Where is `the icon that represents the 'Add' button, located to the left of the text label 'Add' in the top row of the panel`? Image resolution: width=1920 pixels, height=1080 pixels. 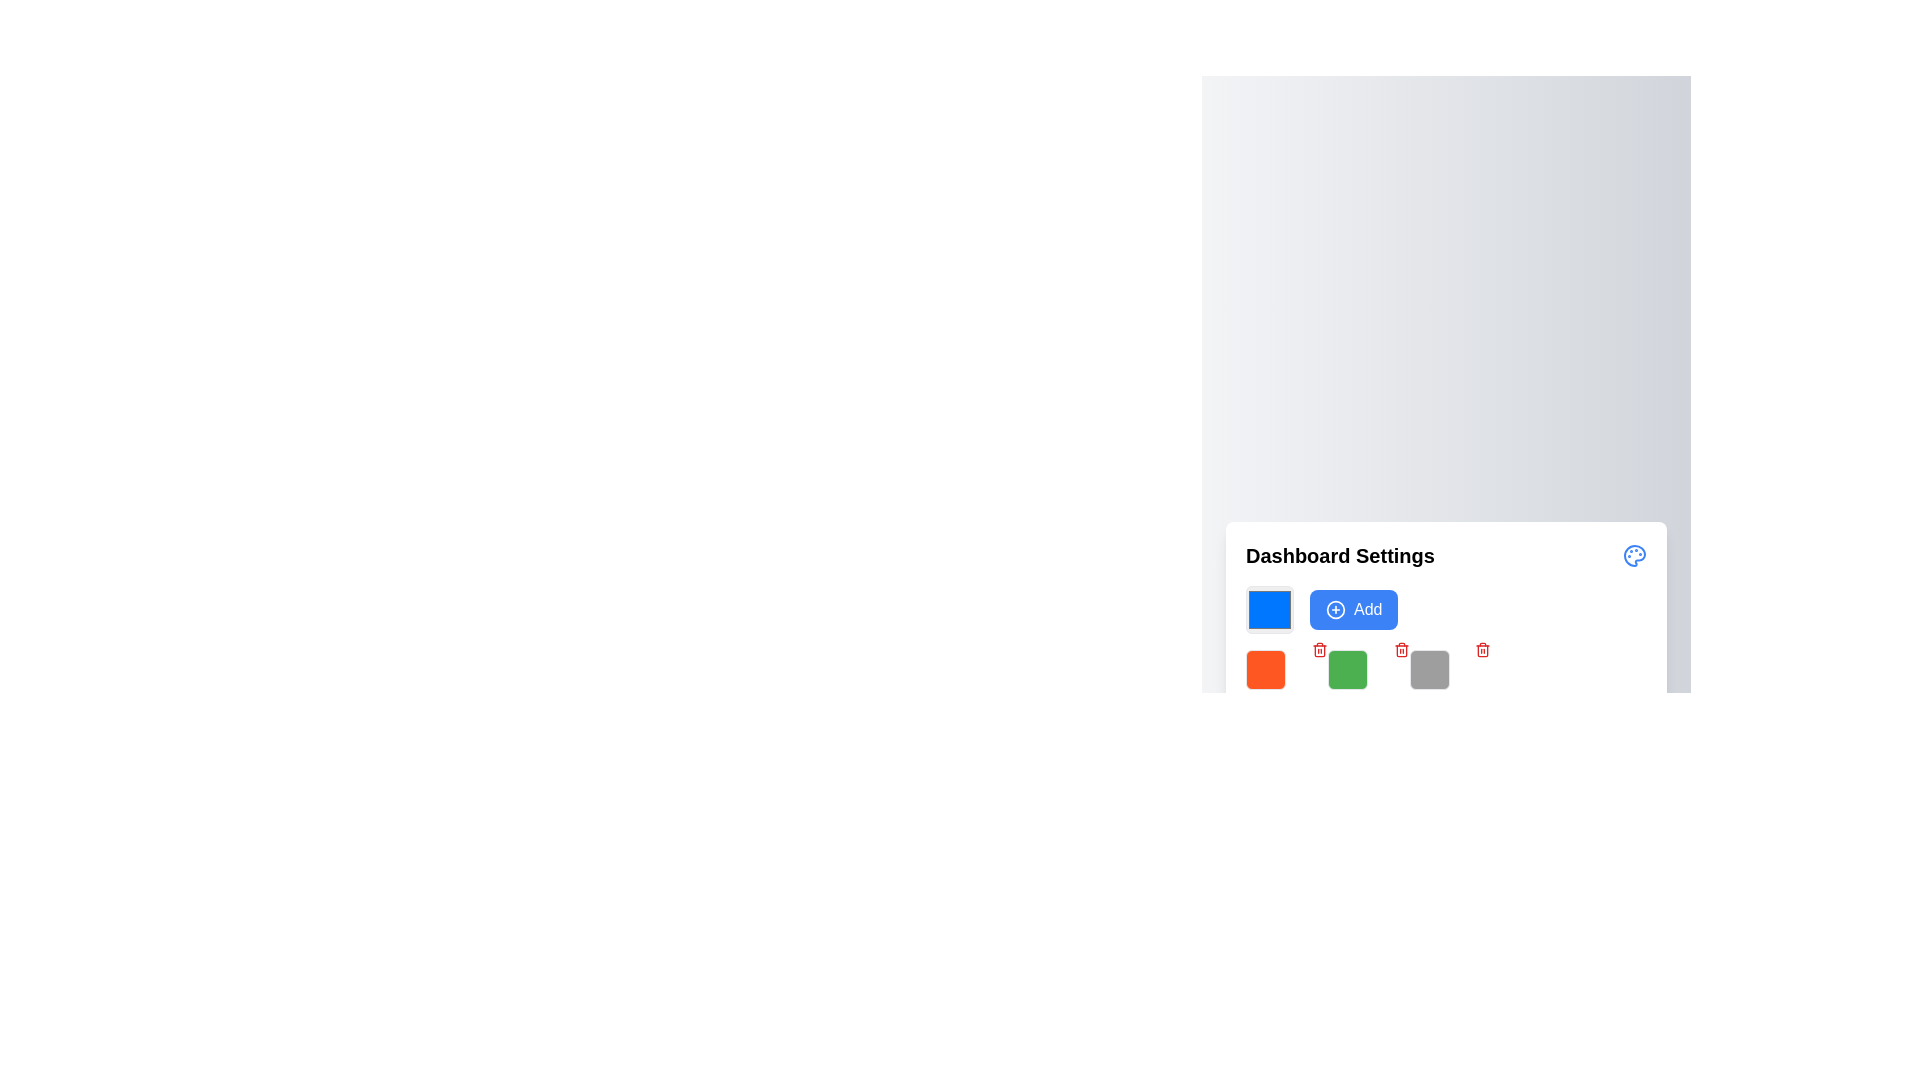 the icon that represents the 'Add' button, located to the left of the text label 'Add' in the top row of the panel is located at coordinates (1335, 608).